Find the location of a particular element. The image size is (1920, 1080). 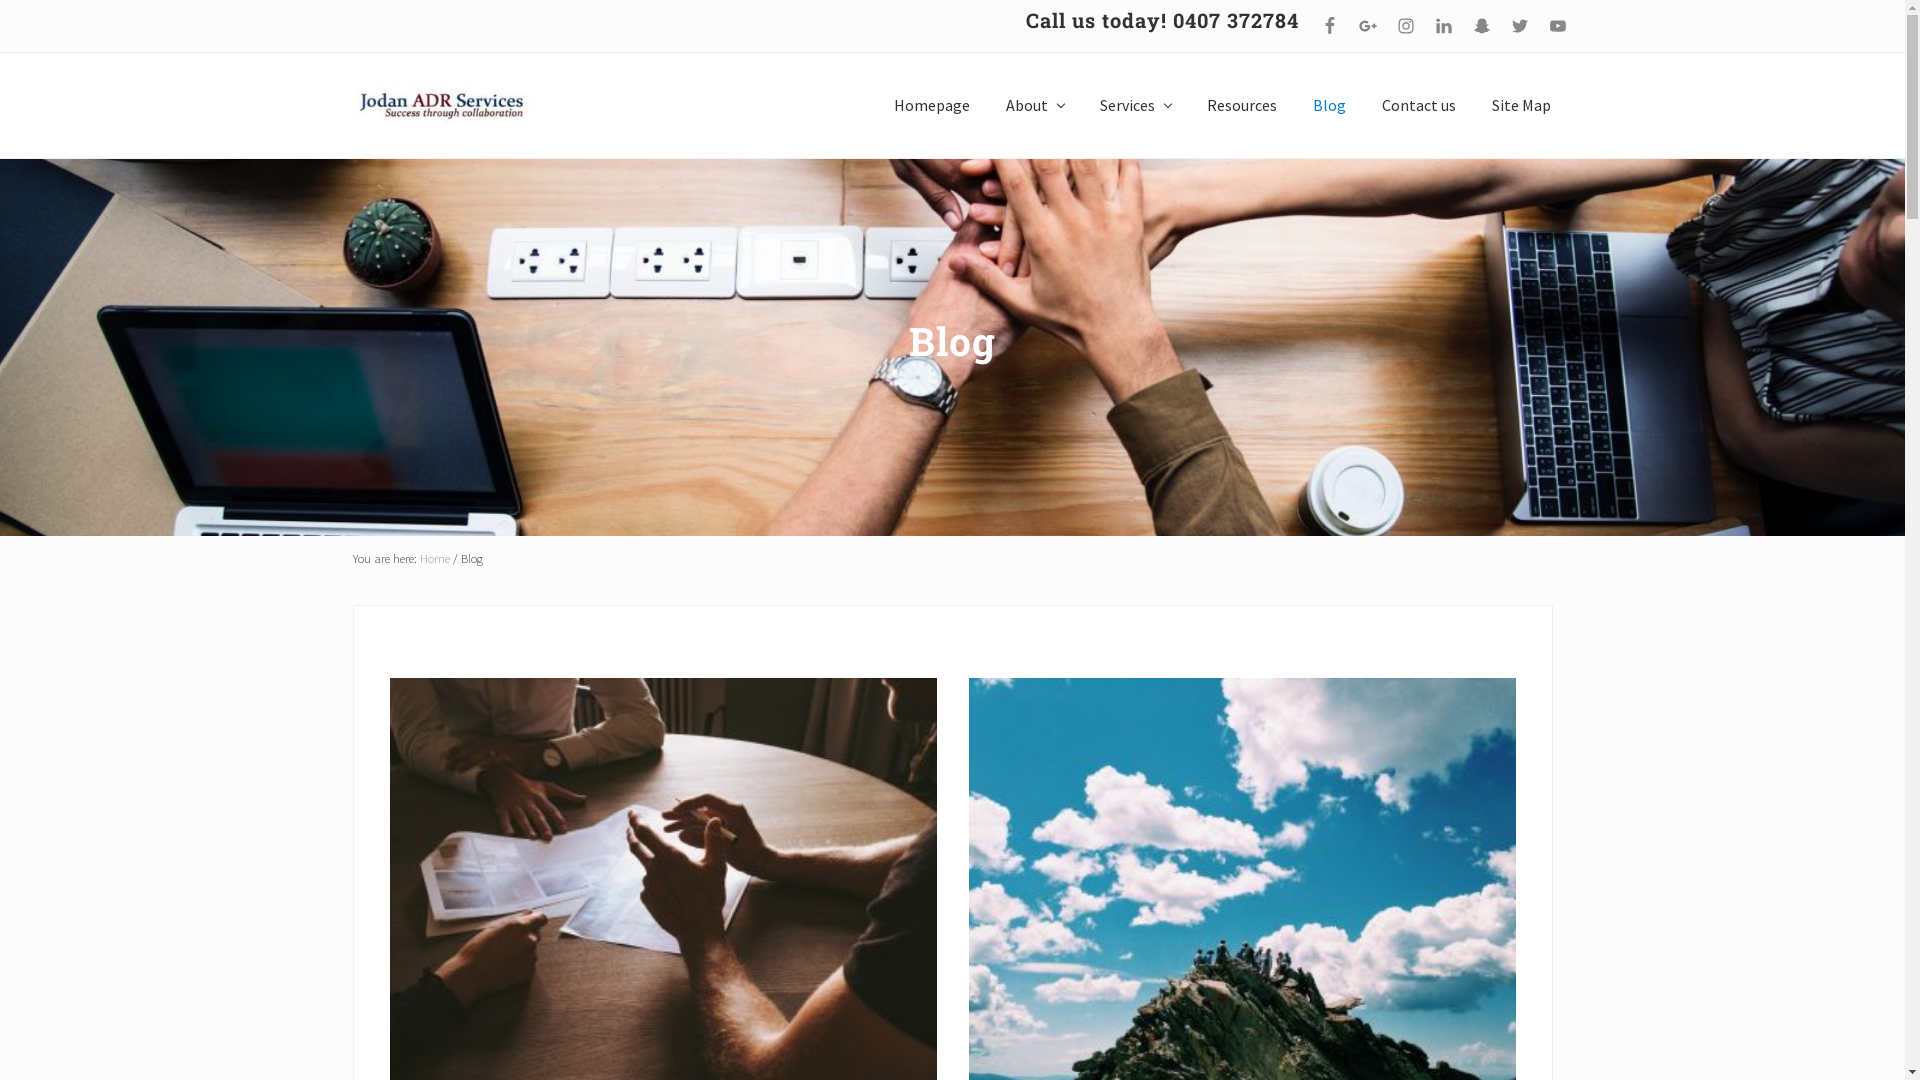

'About' is located at coordinates (989, 104).